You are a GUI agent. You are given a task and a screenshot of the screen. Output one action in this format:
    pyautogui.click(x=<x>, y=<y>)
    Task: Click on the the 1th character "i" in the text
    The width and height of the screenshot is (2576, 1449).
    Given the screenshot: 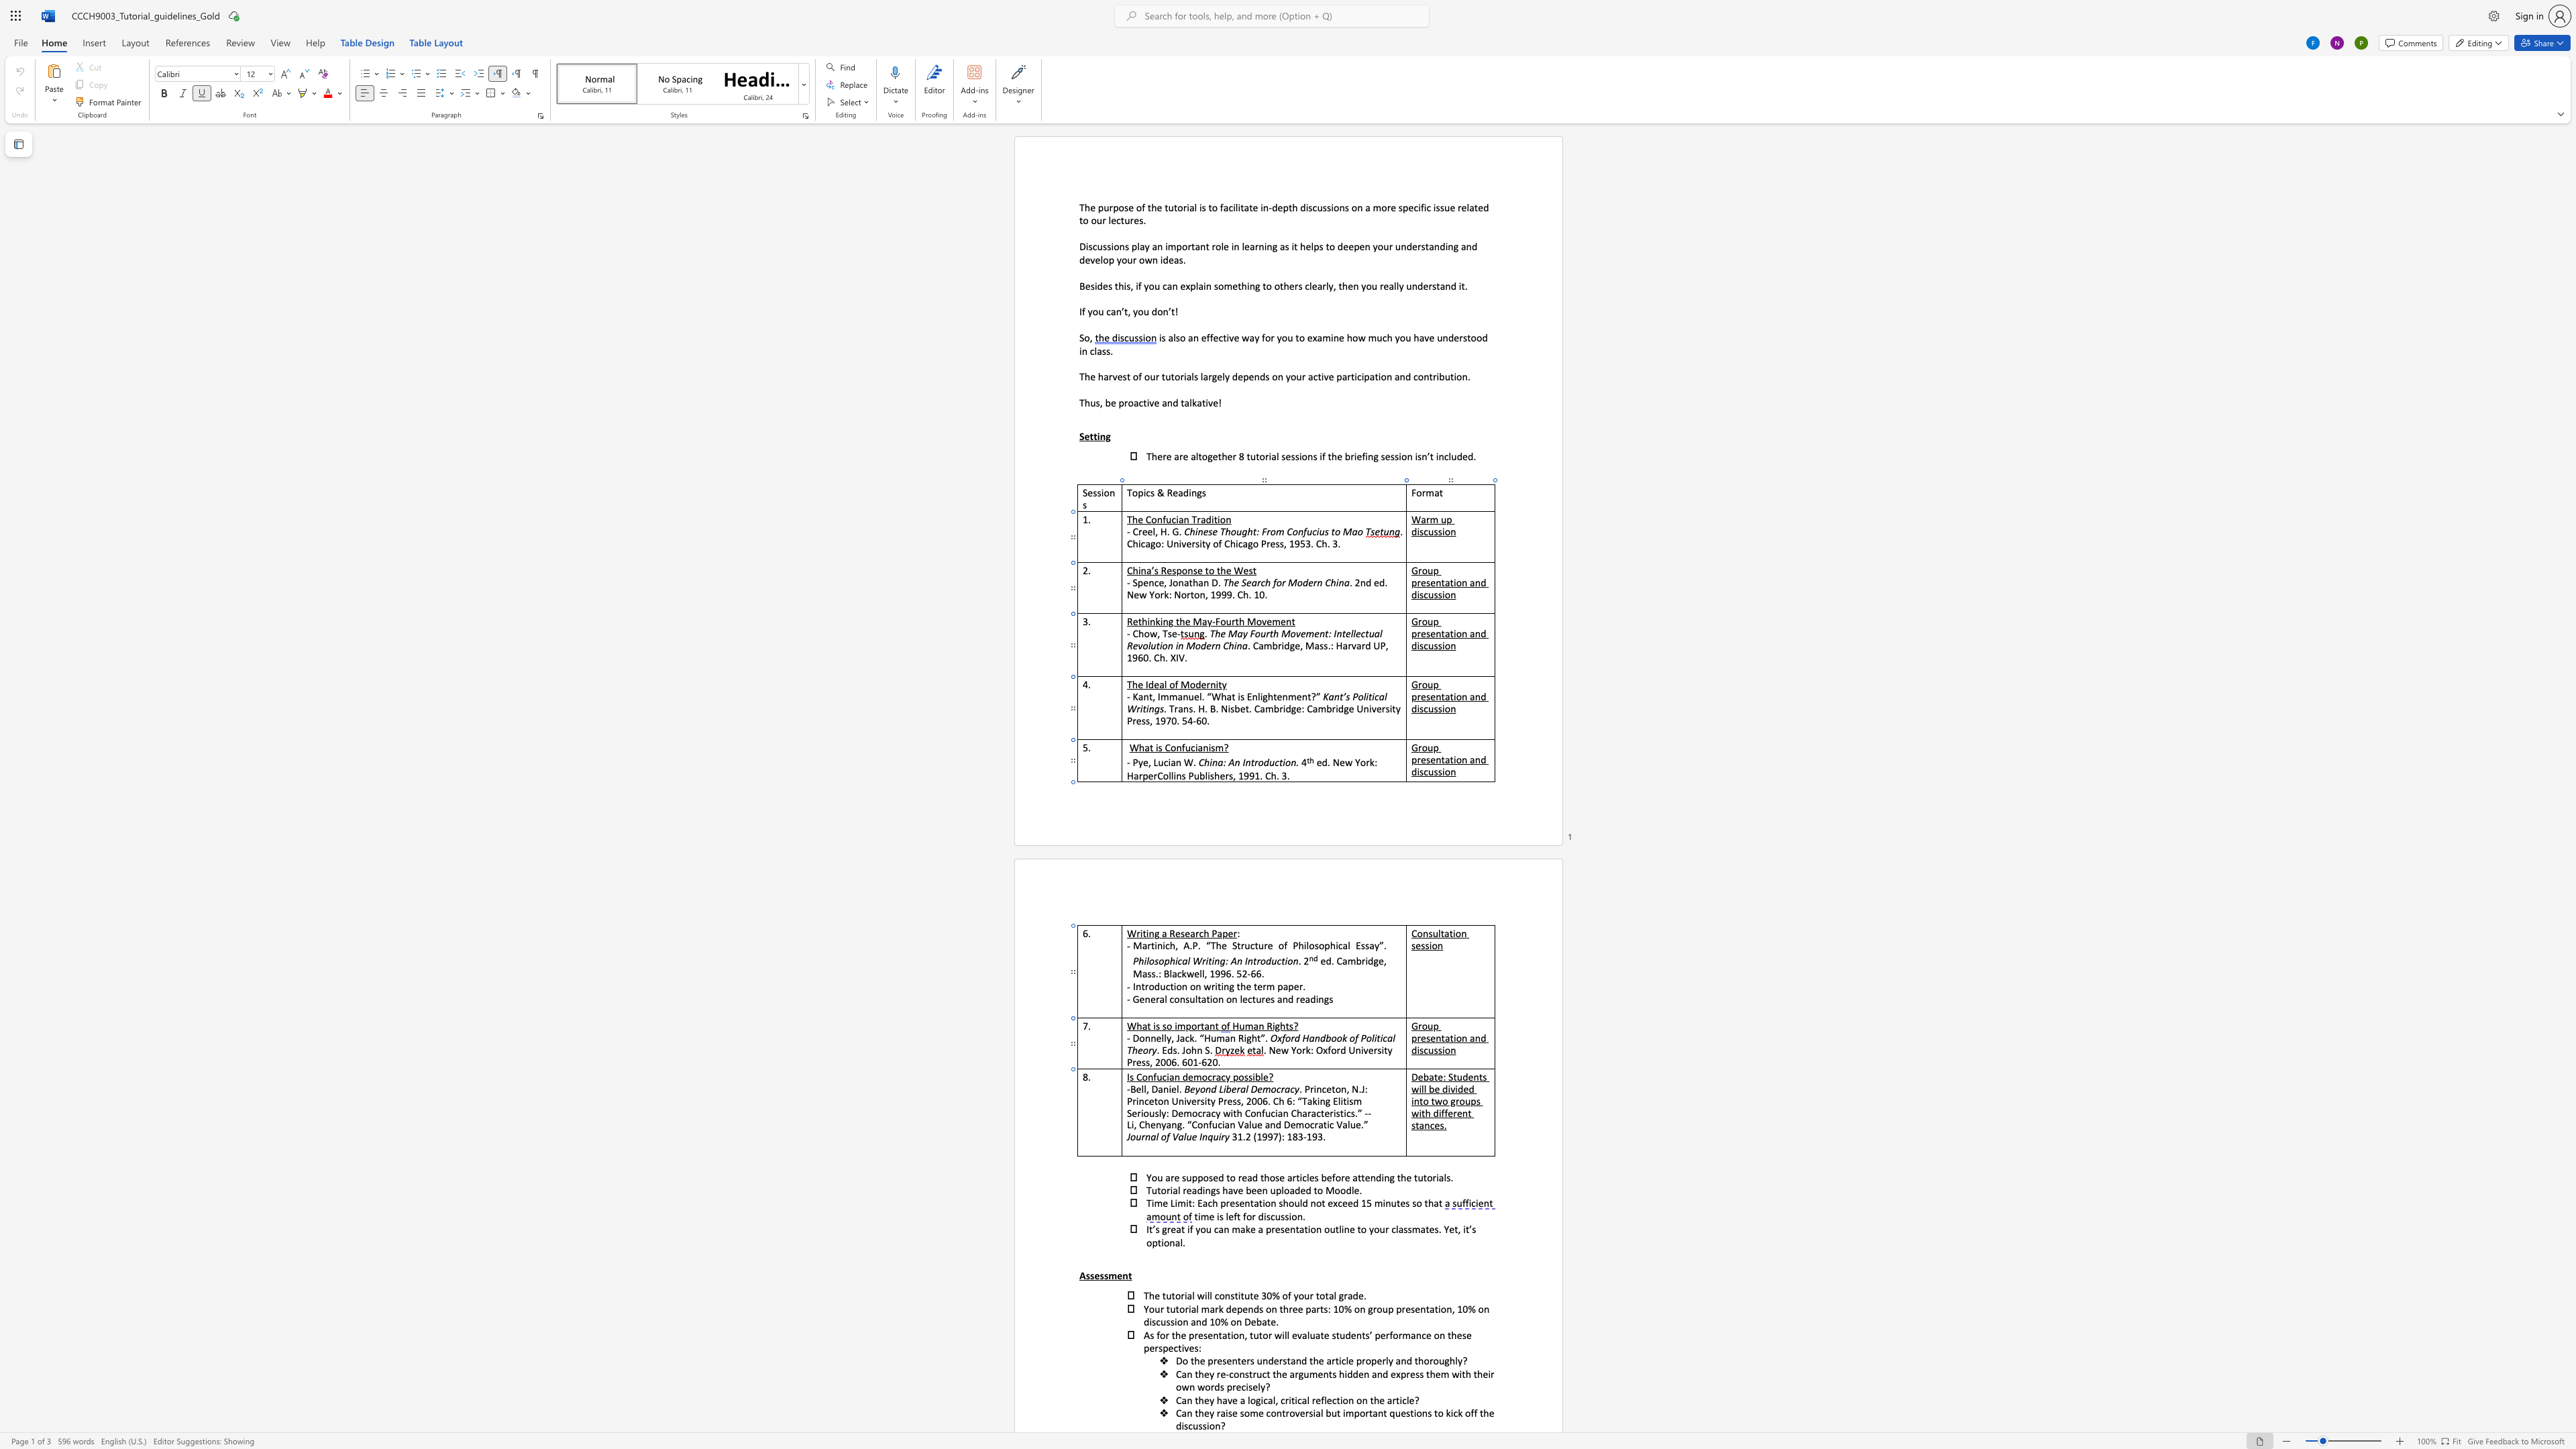 What is the action you would take?
    pyautogui.click(x=1169, y=1088)
    